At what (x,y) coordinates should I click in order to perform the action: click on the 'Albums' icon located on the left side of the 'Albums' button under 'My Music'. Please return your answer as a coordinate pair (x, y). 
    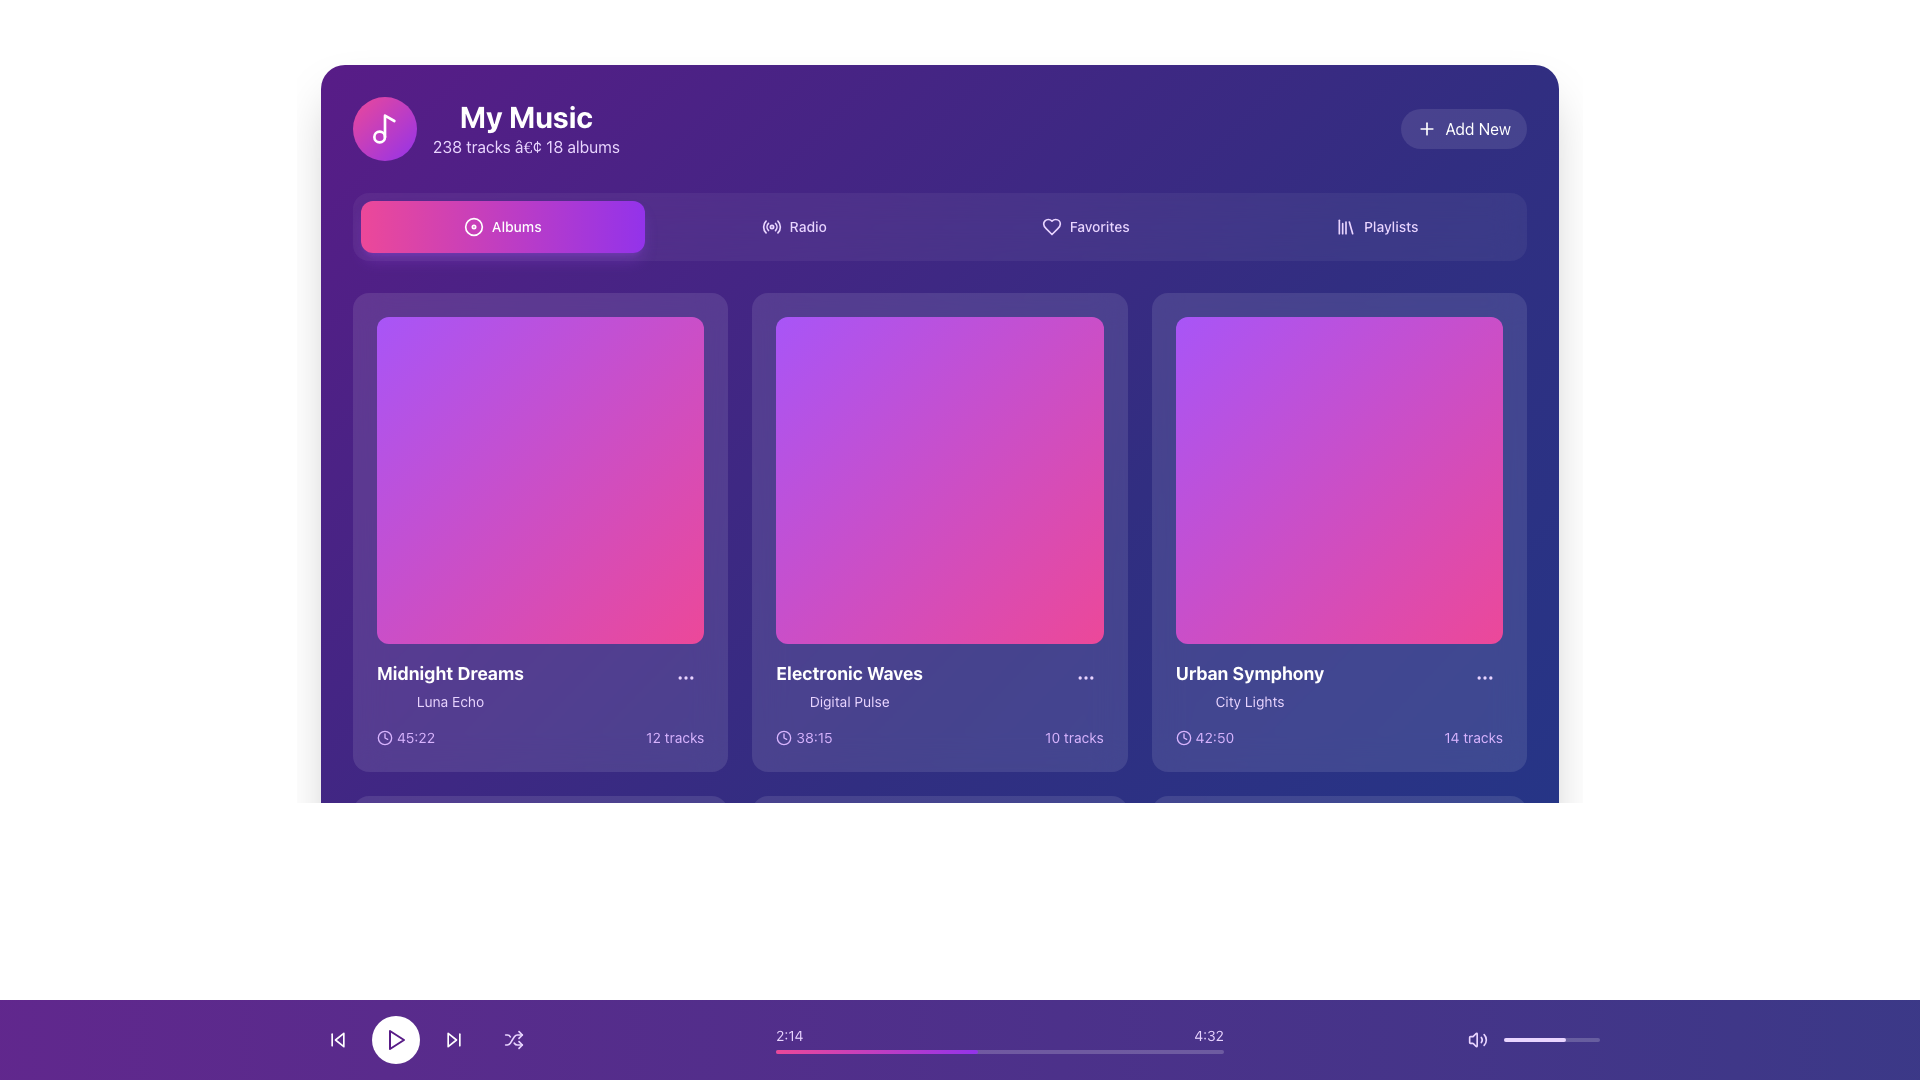
    Looking at the image, I should click on (472, 226).